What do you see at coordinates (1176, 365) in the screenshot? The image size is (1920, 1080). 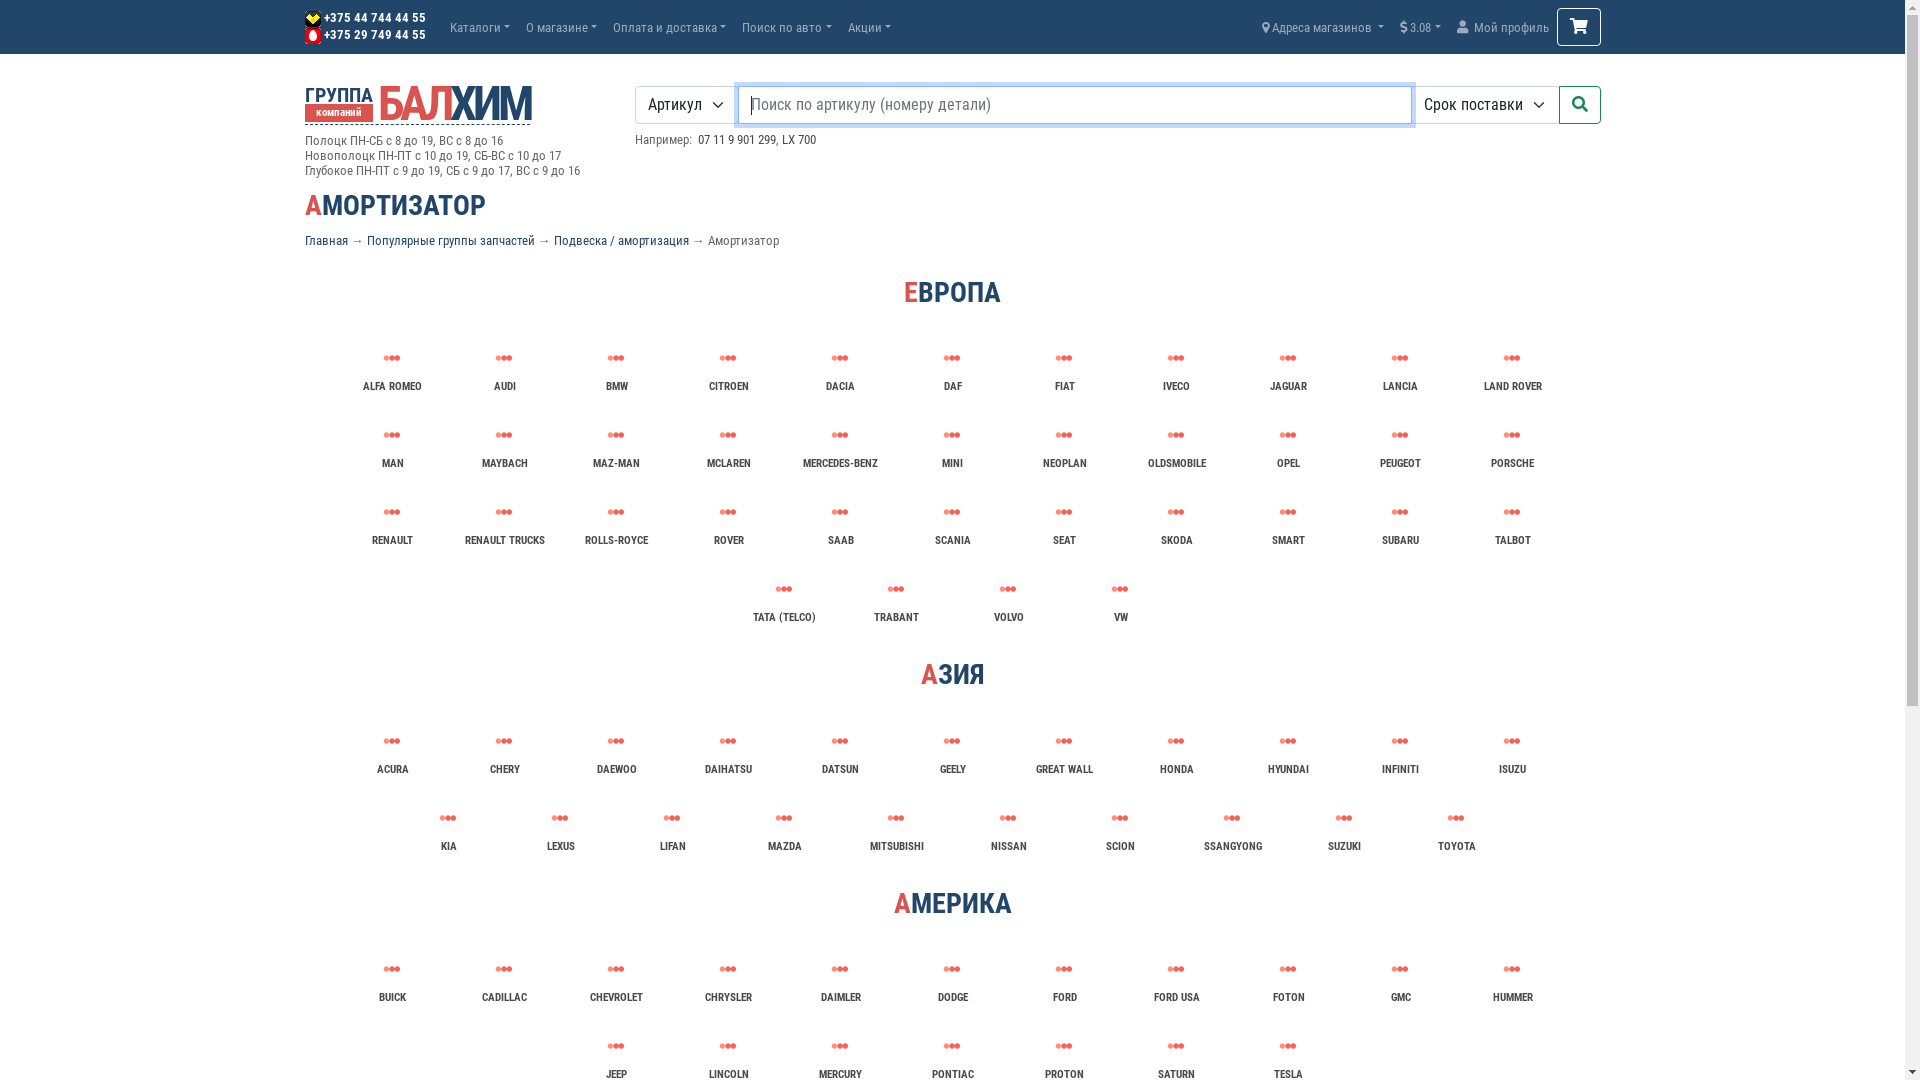 I see `'IVECO'` at bounding box center [1176, 365].